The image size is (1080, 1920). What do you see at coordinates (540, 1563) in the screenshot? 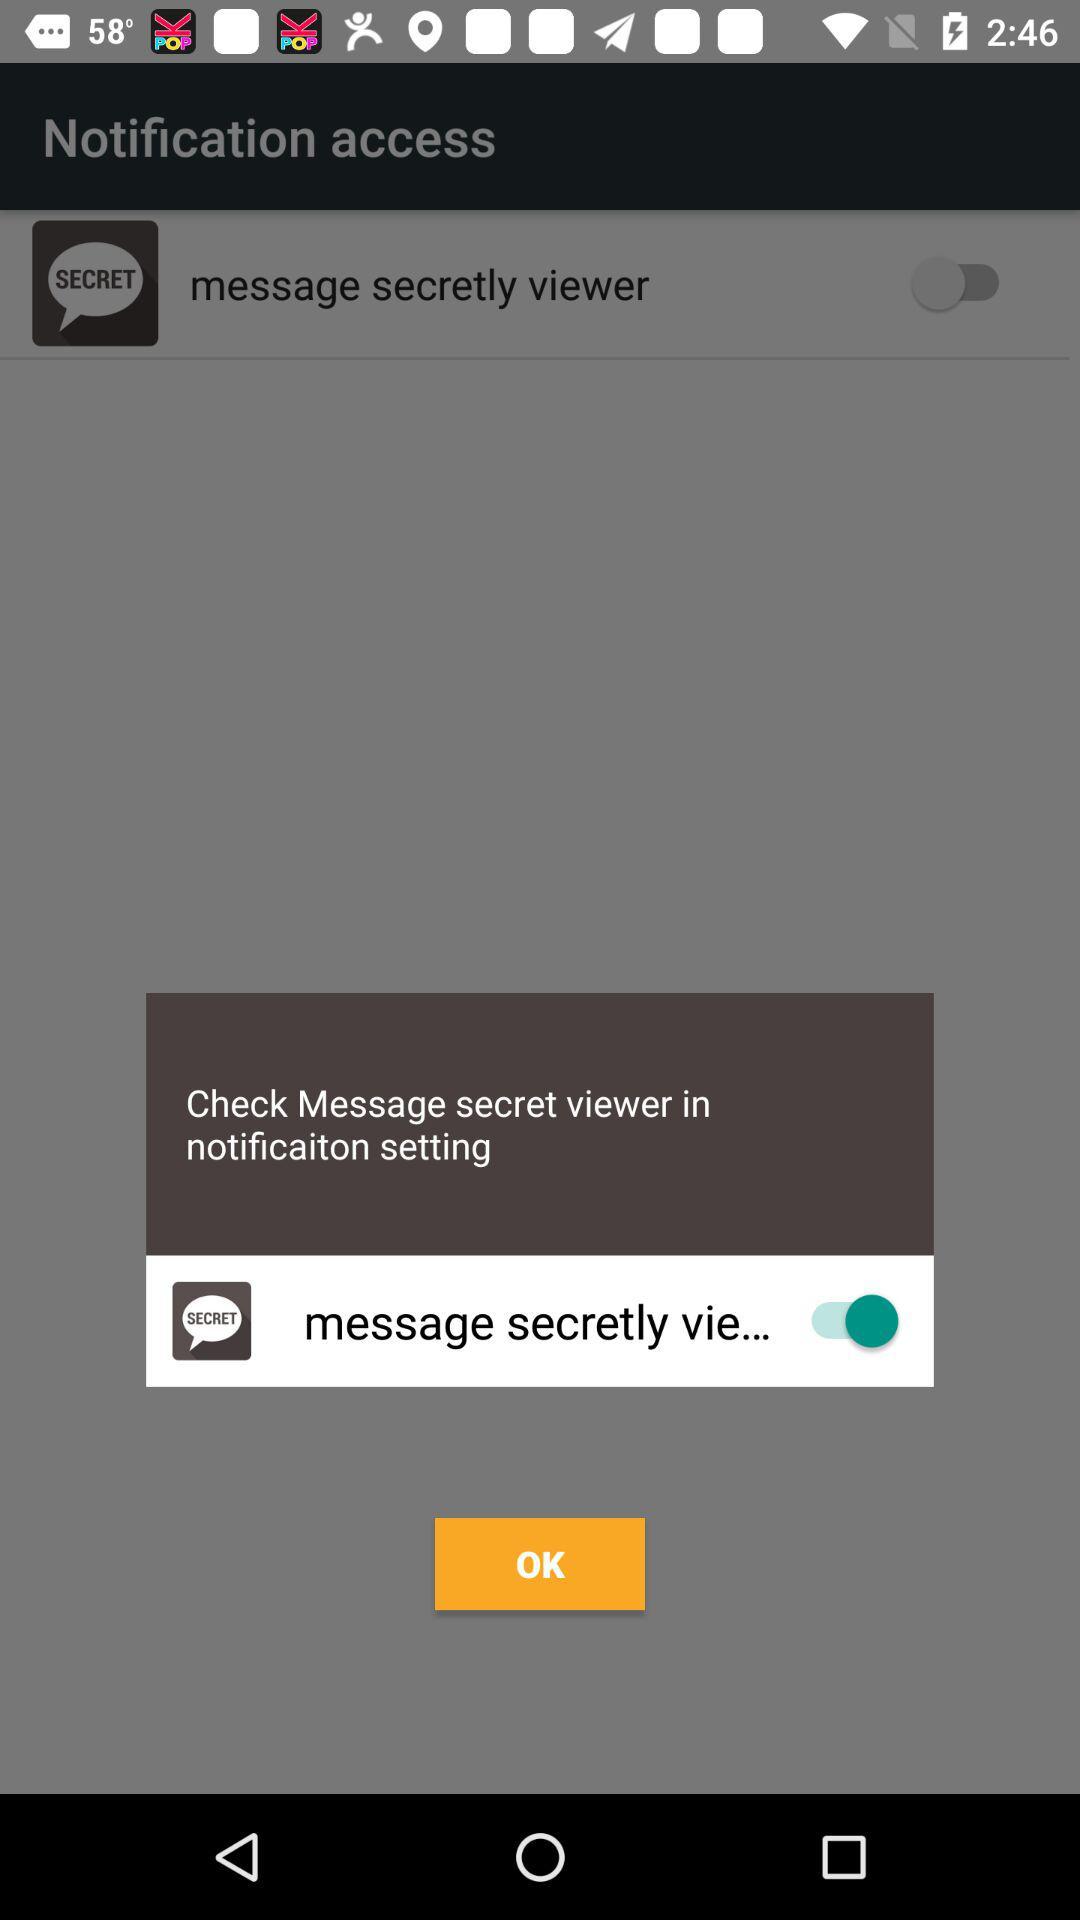
I see `the icon below message secretly viewer icon` at bounding box center [540, 1563].